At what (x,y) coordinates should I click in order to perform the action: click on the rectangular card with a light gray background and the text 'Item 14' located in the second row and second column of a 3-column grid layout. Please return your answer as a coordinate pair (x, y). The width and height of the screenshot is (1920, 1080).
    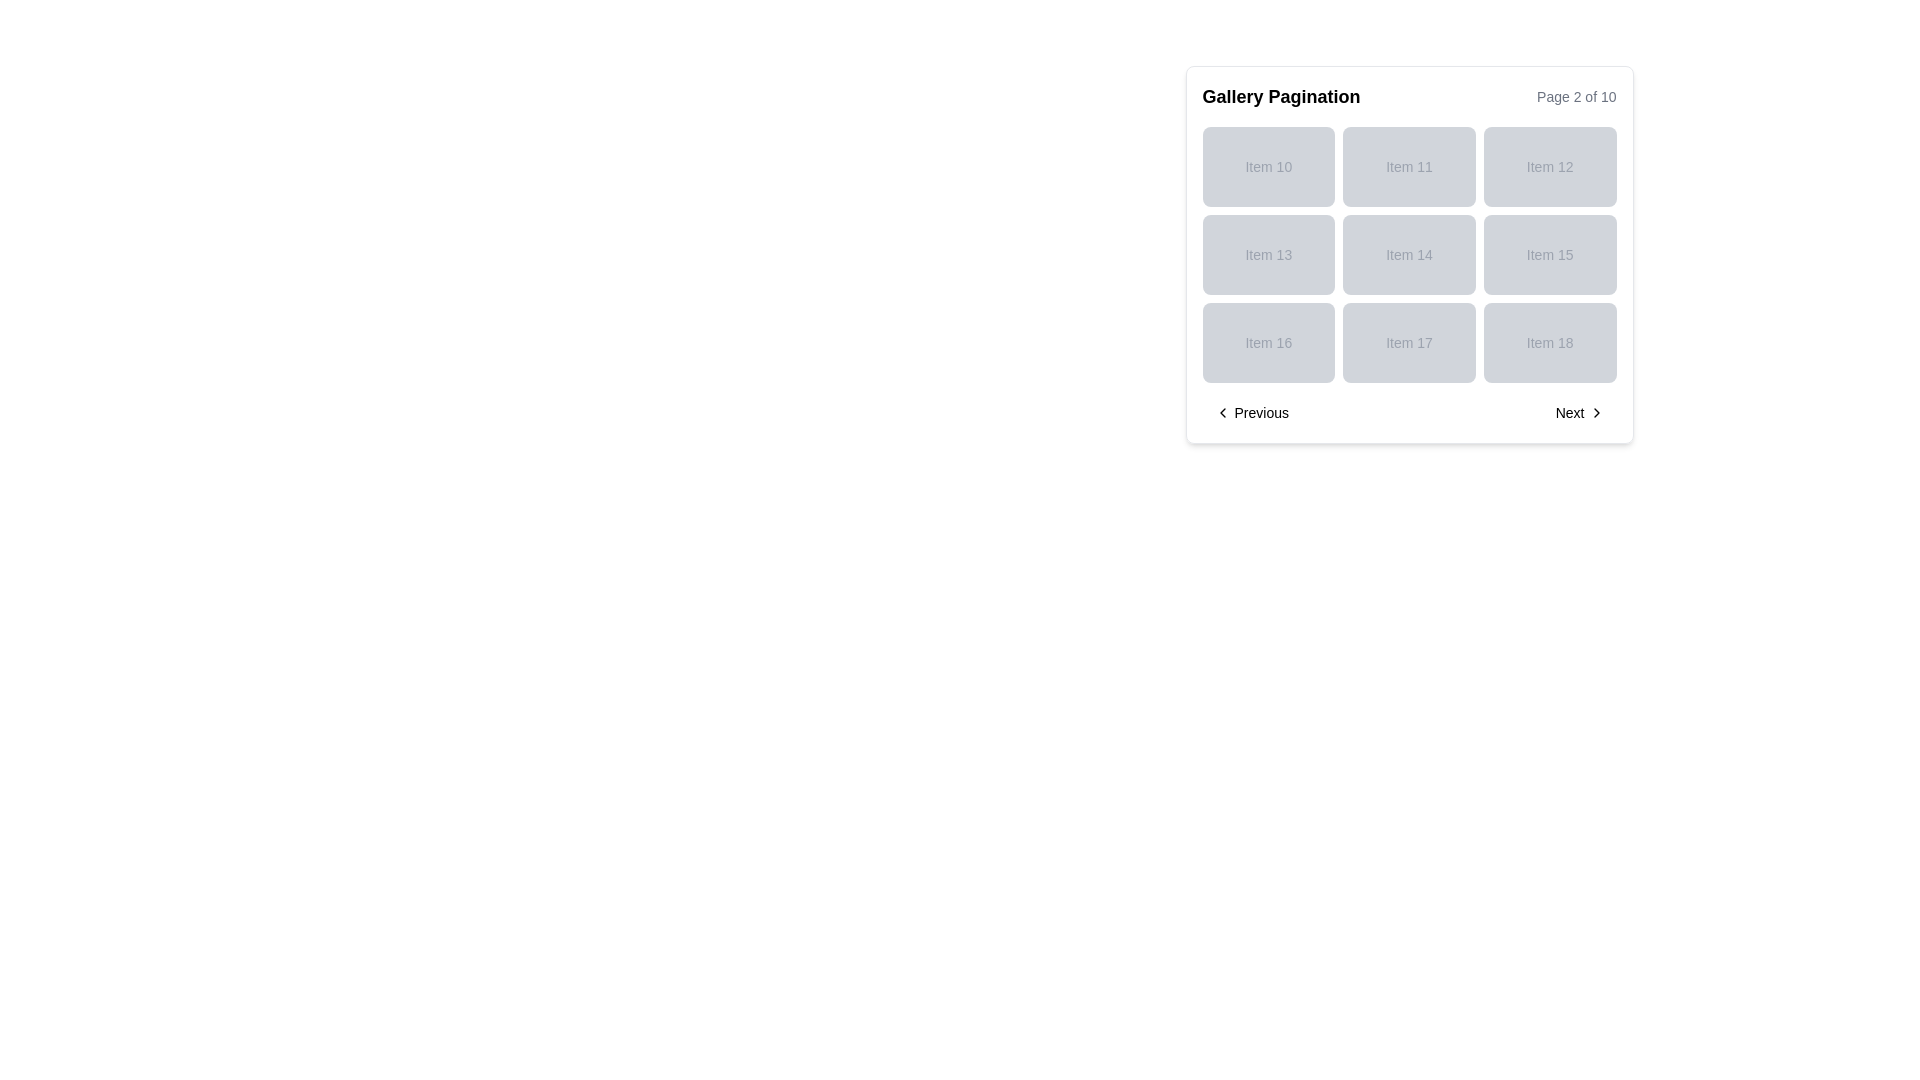
    Looking at the image, I should click on (1408, 253).